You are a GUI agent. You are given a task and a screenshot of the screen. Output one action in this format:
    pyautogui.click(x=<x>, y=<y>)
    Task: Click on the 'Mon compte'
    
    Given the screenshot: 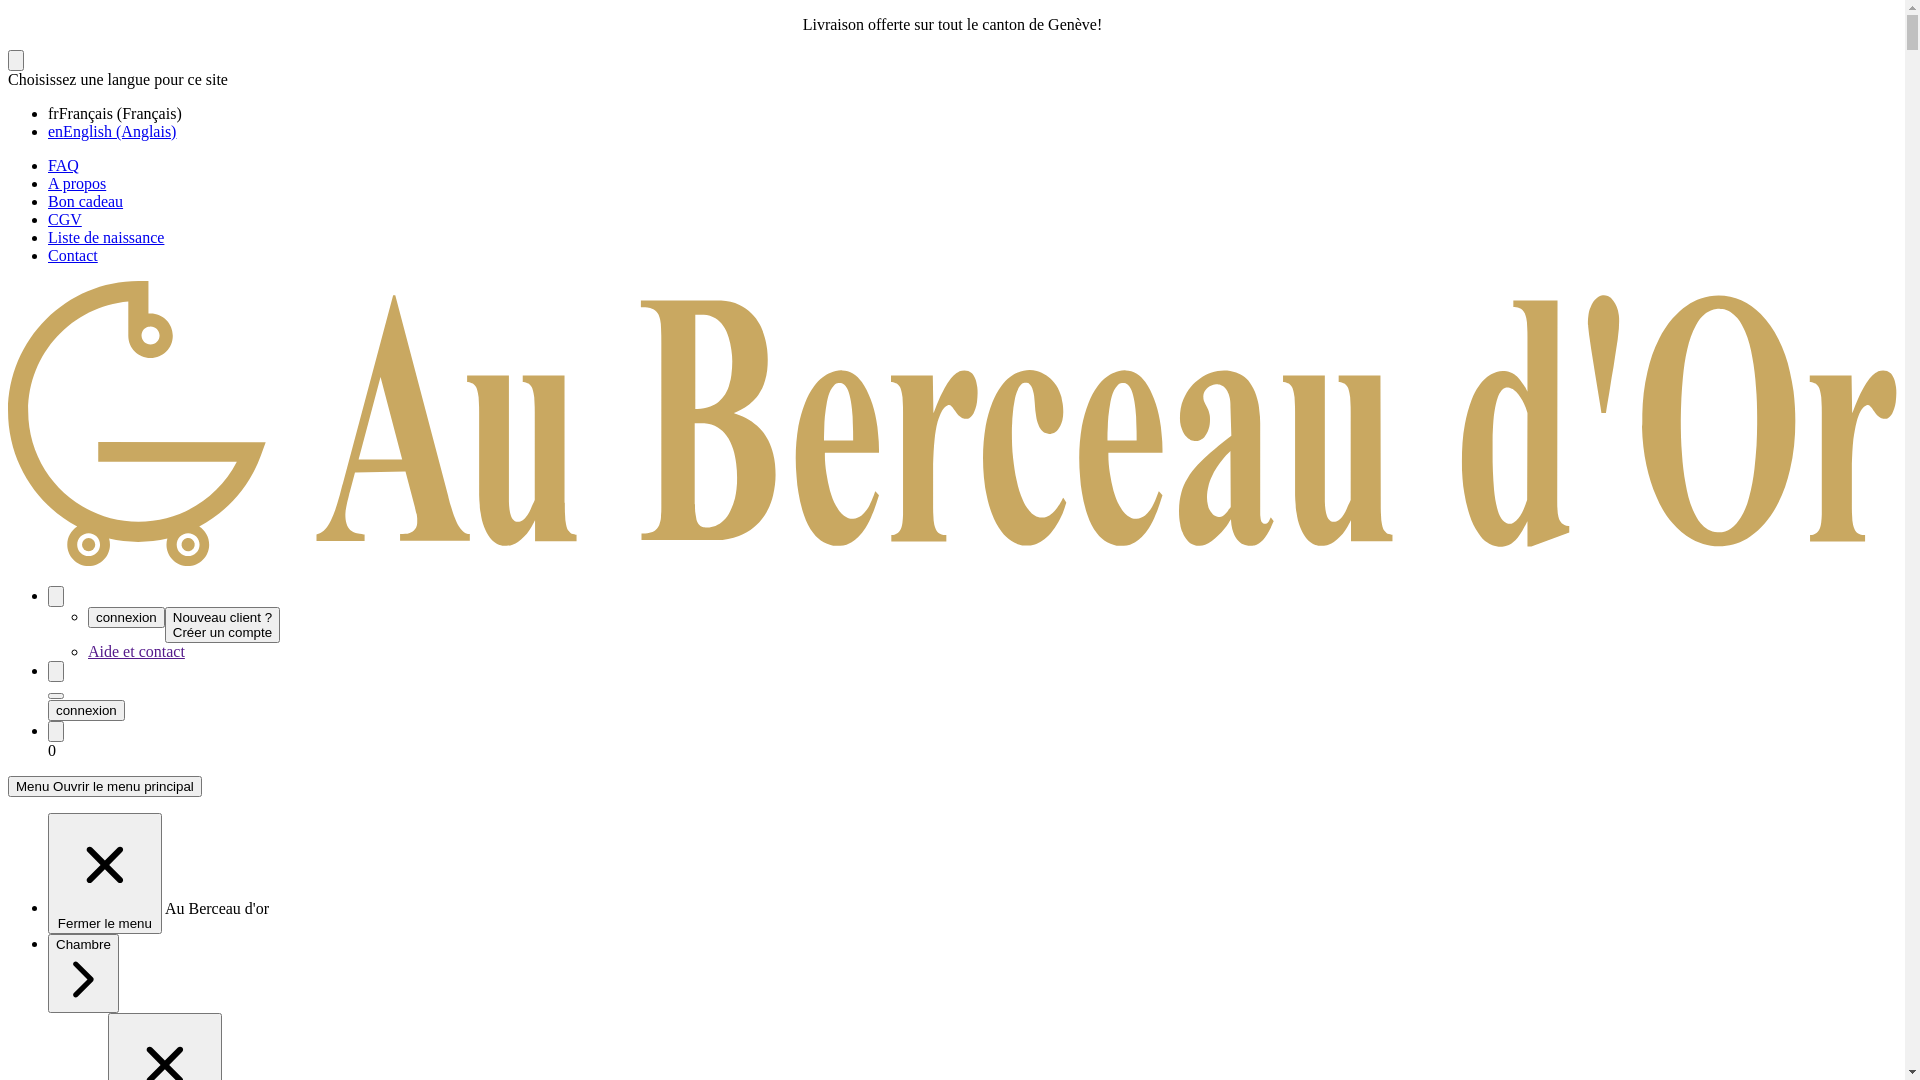 What is the action you would take?
    pyautogui.click(x=56, y=595)
    